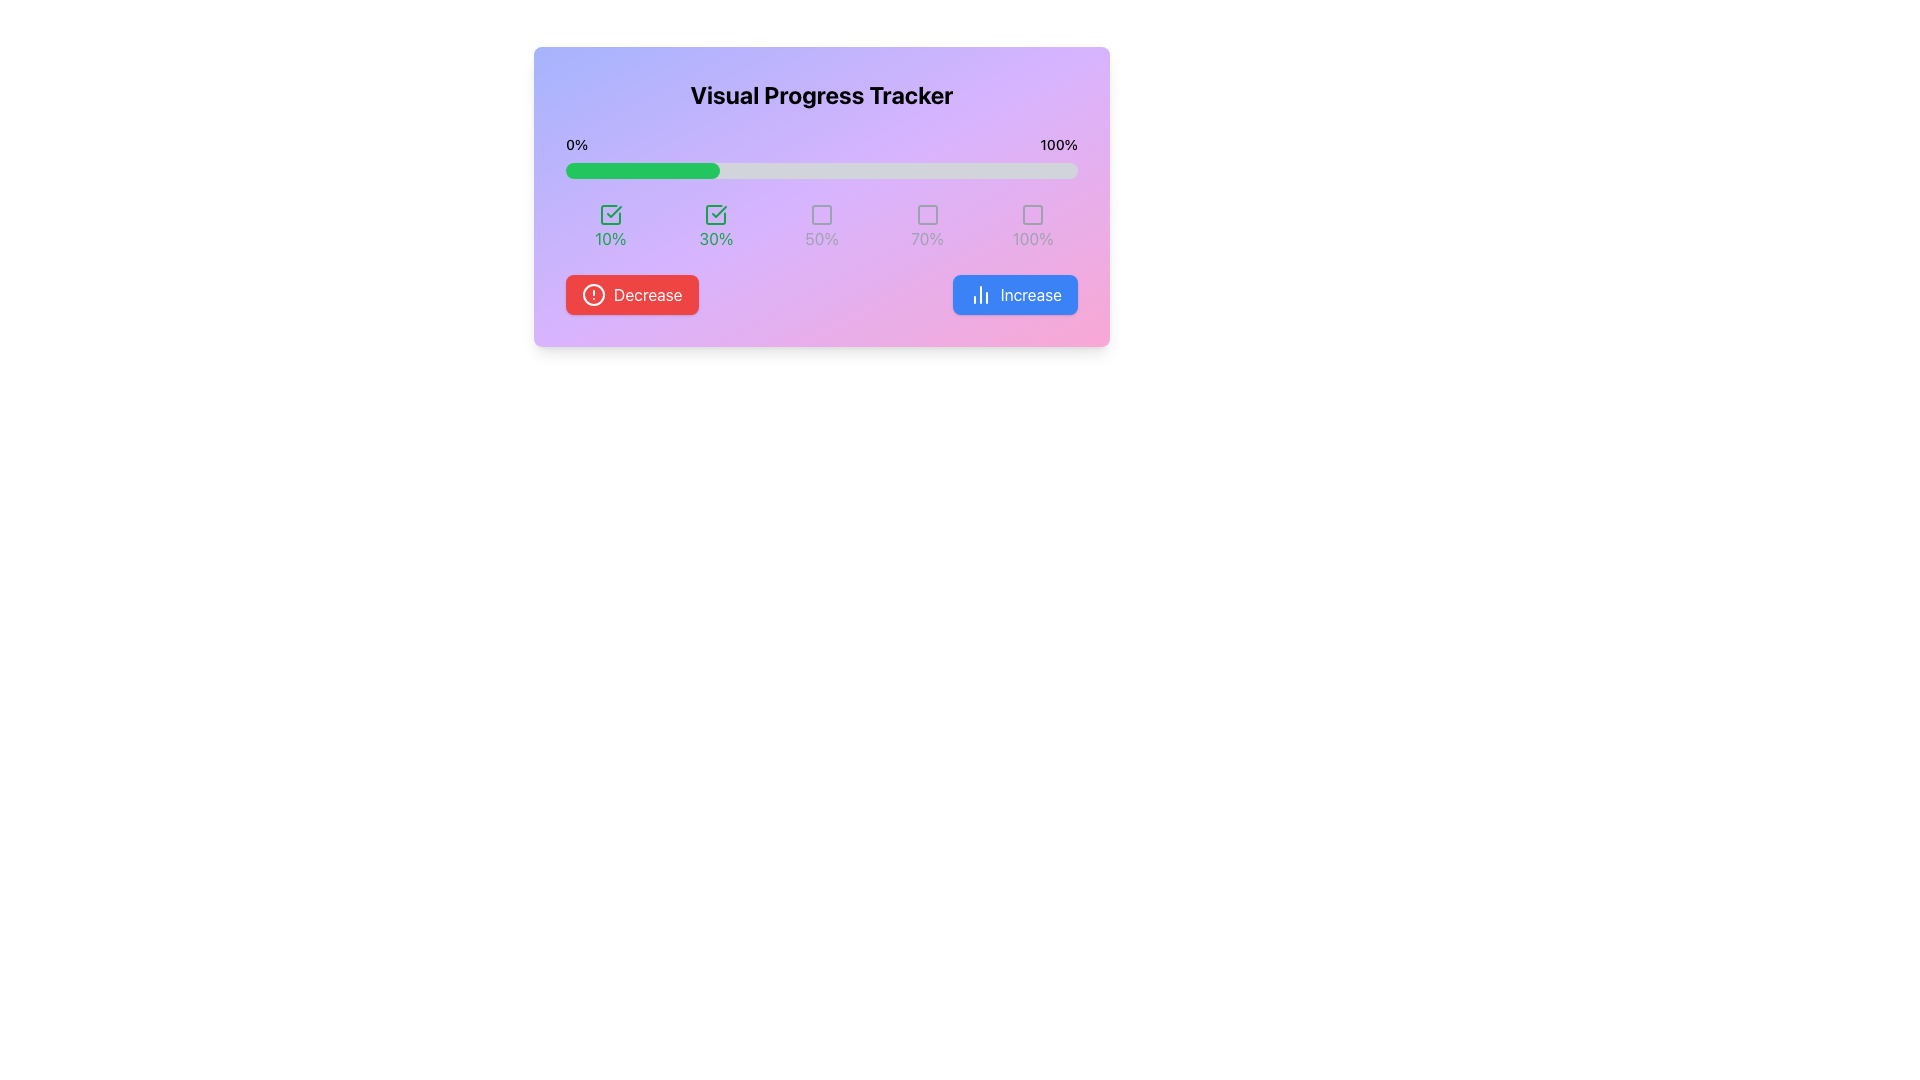 Image resolution: width=1920 pixels, height=1080 pixels. I want to click on the square-shaped progress marker with a hollow center and rounded edges, aligned with the '70%' label, so click(926, 215).